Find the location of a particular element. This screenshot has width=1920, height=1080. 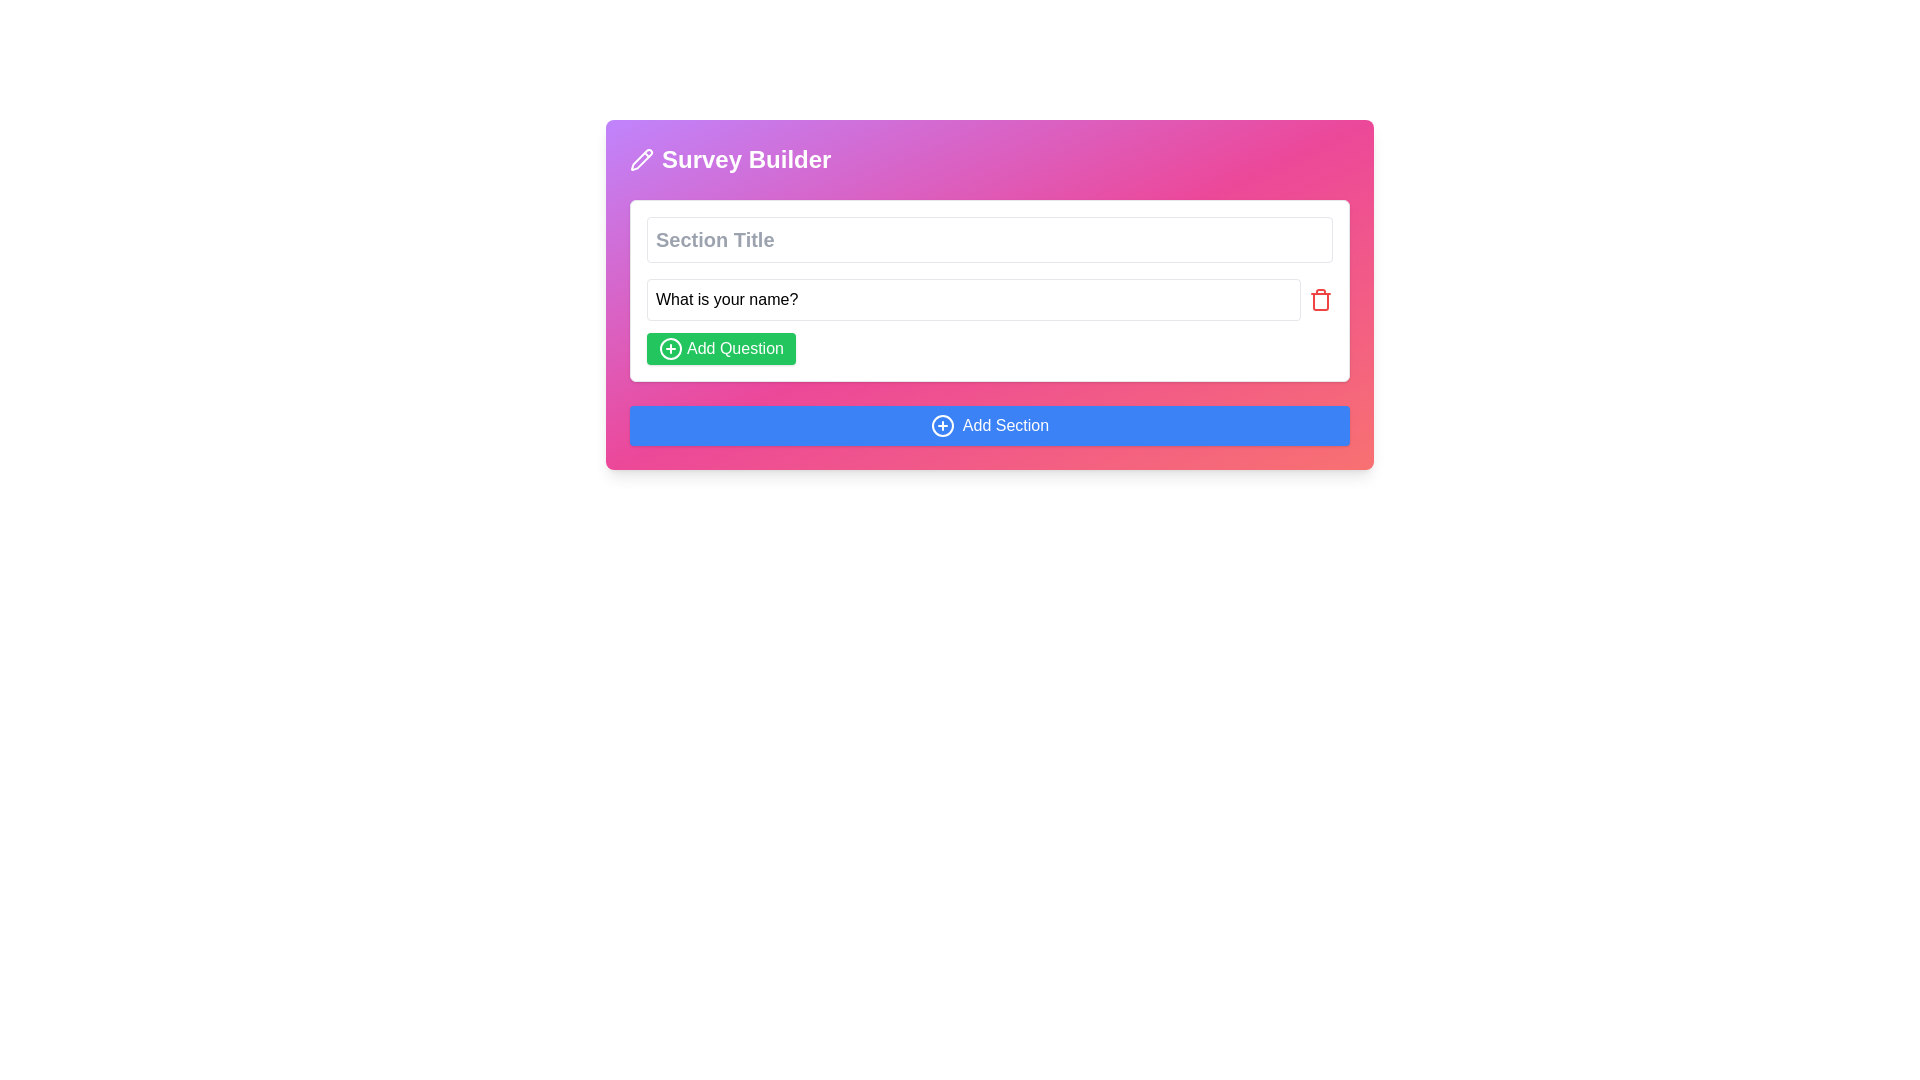

the circular icon indicating the 'Add Question' action, located to the left of the 'Add Question' button is located at coordinates (671, 347).